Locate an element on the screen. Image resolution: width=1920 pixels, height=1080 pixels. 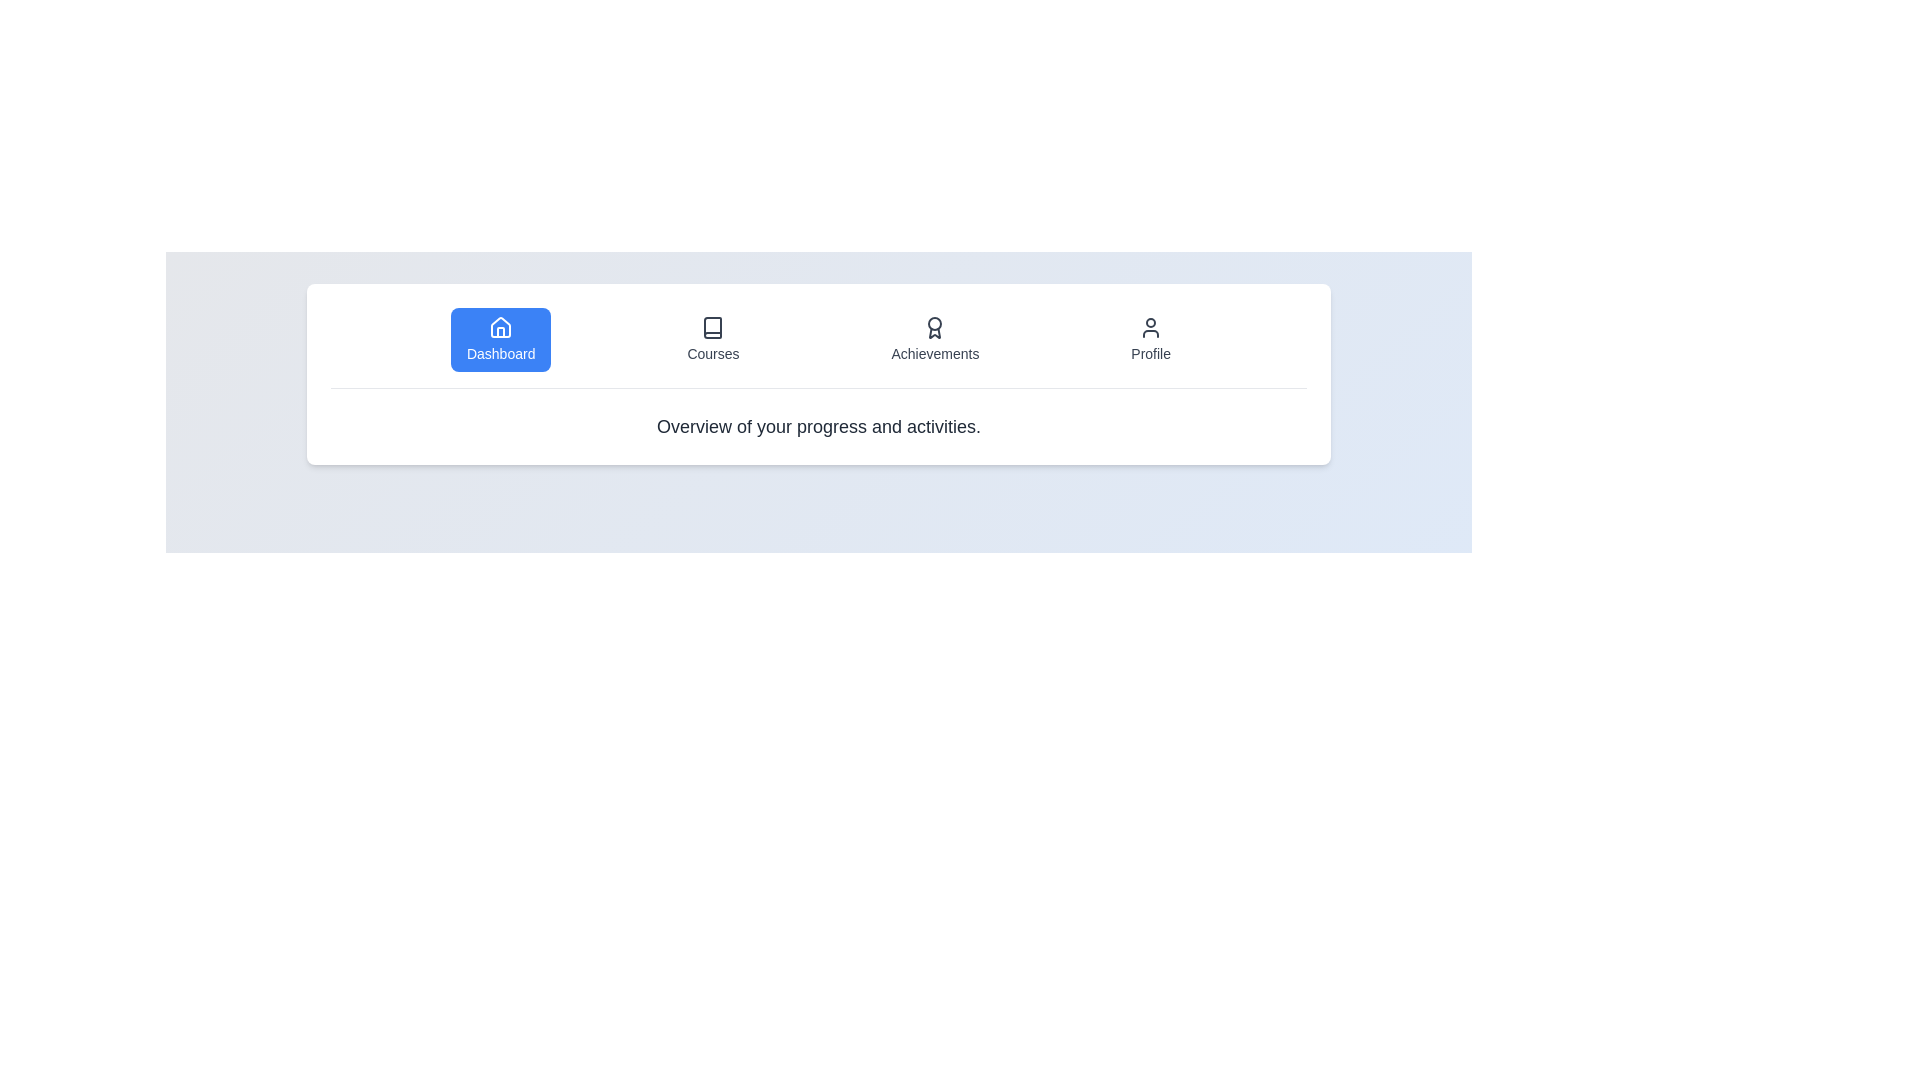
the third button in the horizontal navigation bar is located at coordinates (934, 338).